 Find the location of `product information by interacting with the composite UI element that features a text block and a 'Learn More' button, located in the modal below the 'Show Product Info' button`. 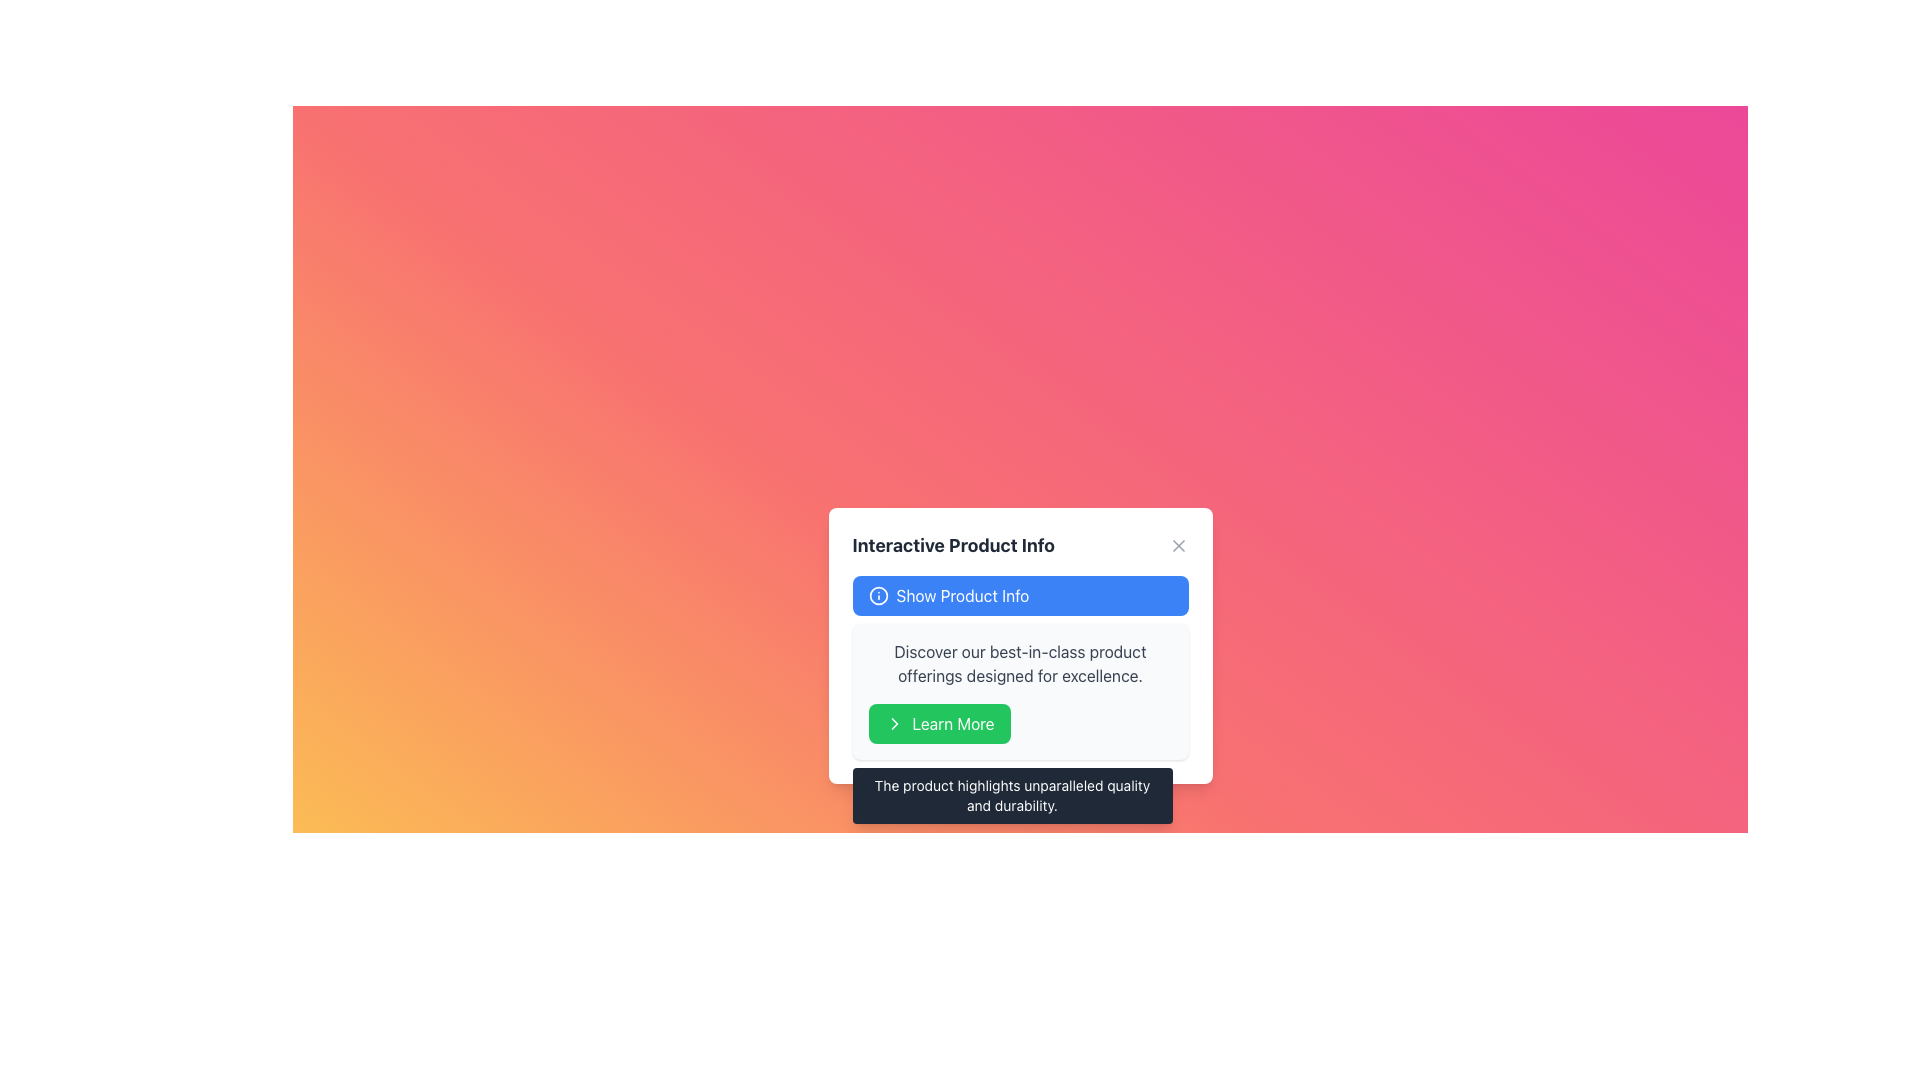

product information by interacting with the composite UI element that features a text block and a 'Learn More' button, located in the modal below the 'Show Product Info' button is located at coordinates (1020, 690).